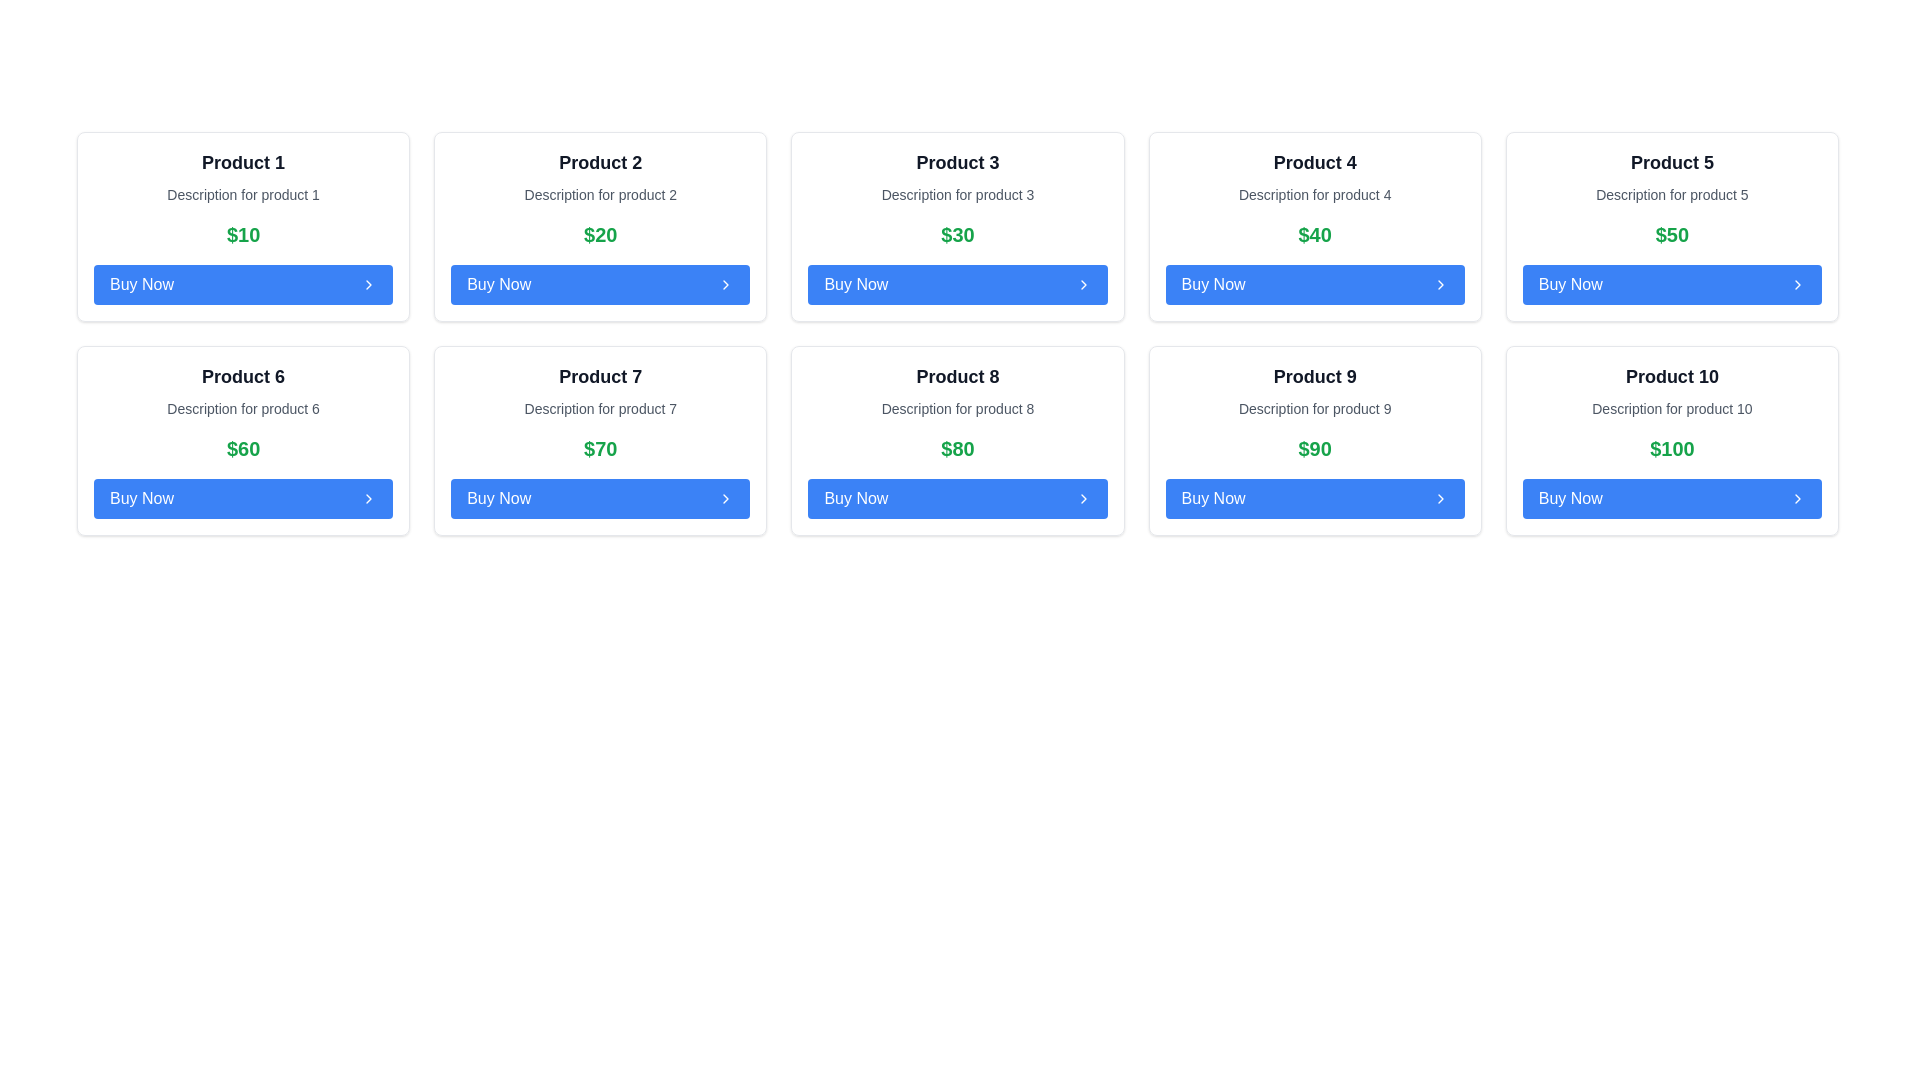  I want to click on the chevron icon embedded within the 'Buy Now' button, so click(725, 285).